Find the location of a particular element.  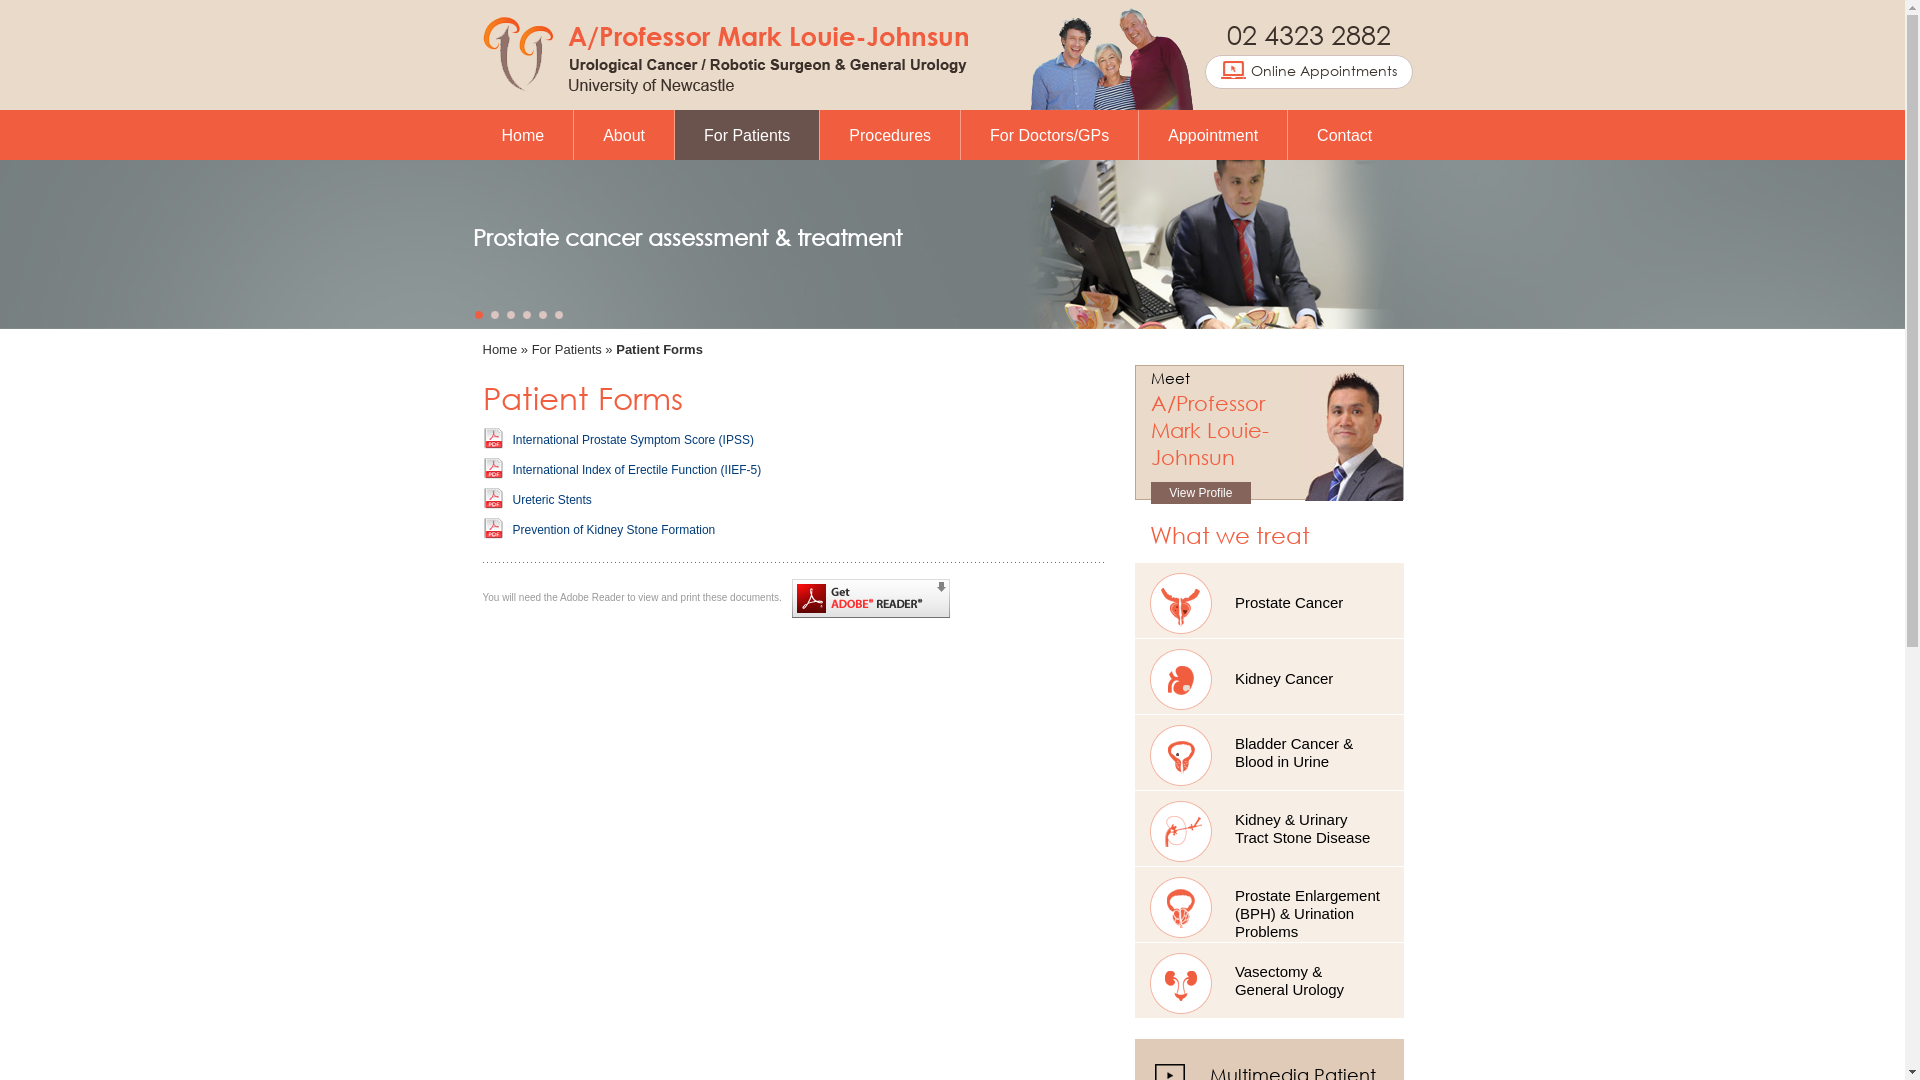

'Online Appointments' is located at coordinates (1204, 71).